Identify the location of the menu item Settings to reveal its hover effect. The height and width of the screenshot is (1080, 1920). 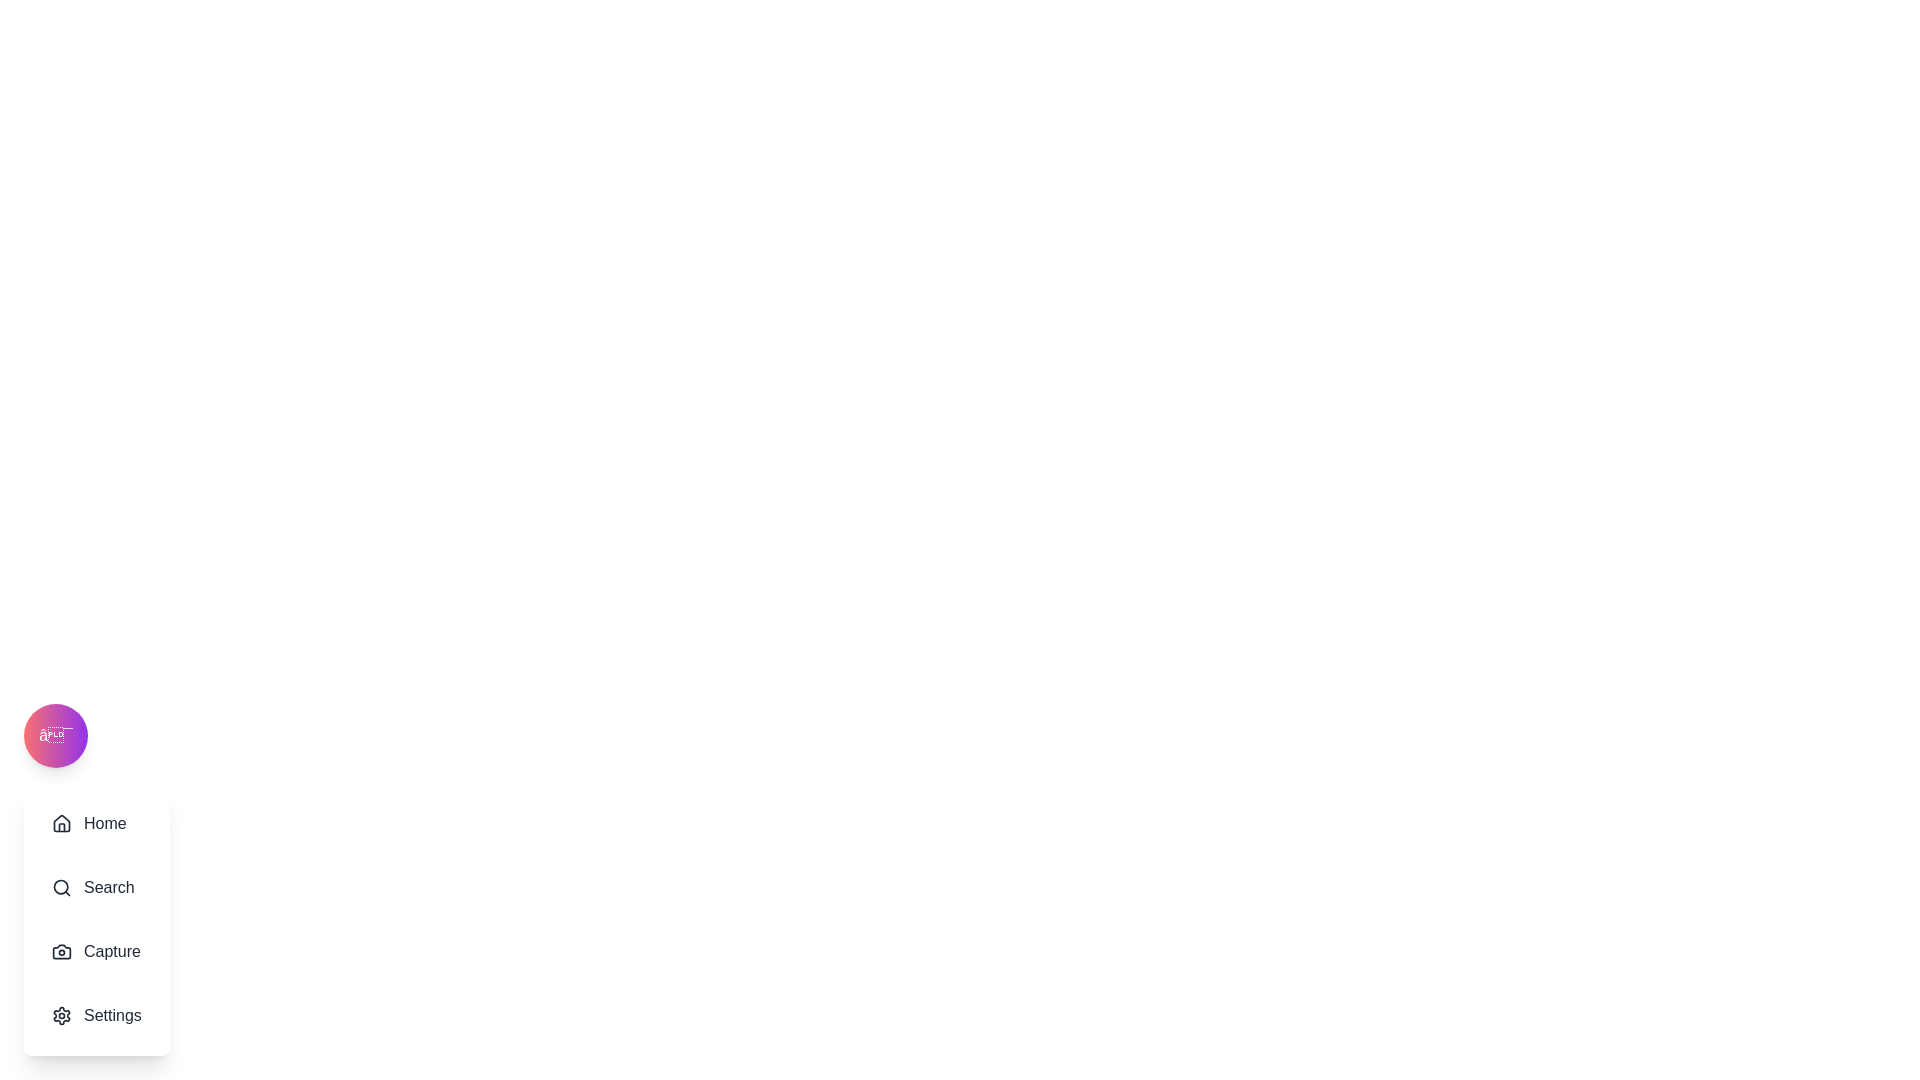
(95, 1015).